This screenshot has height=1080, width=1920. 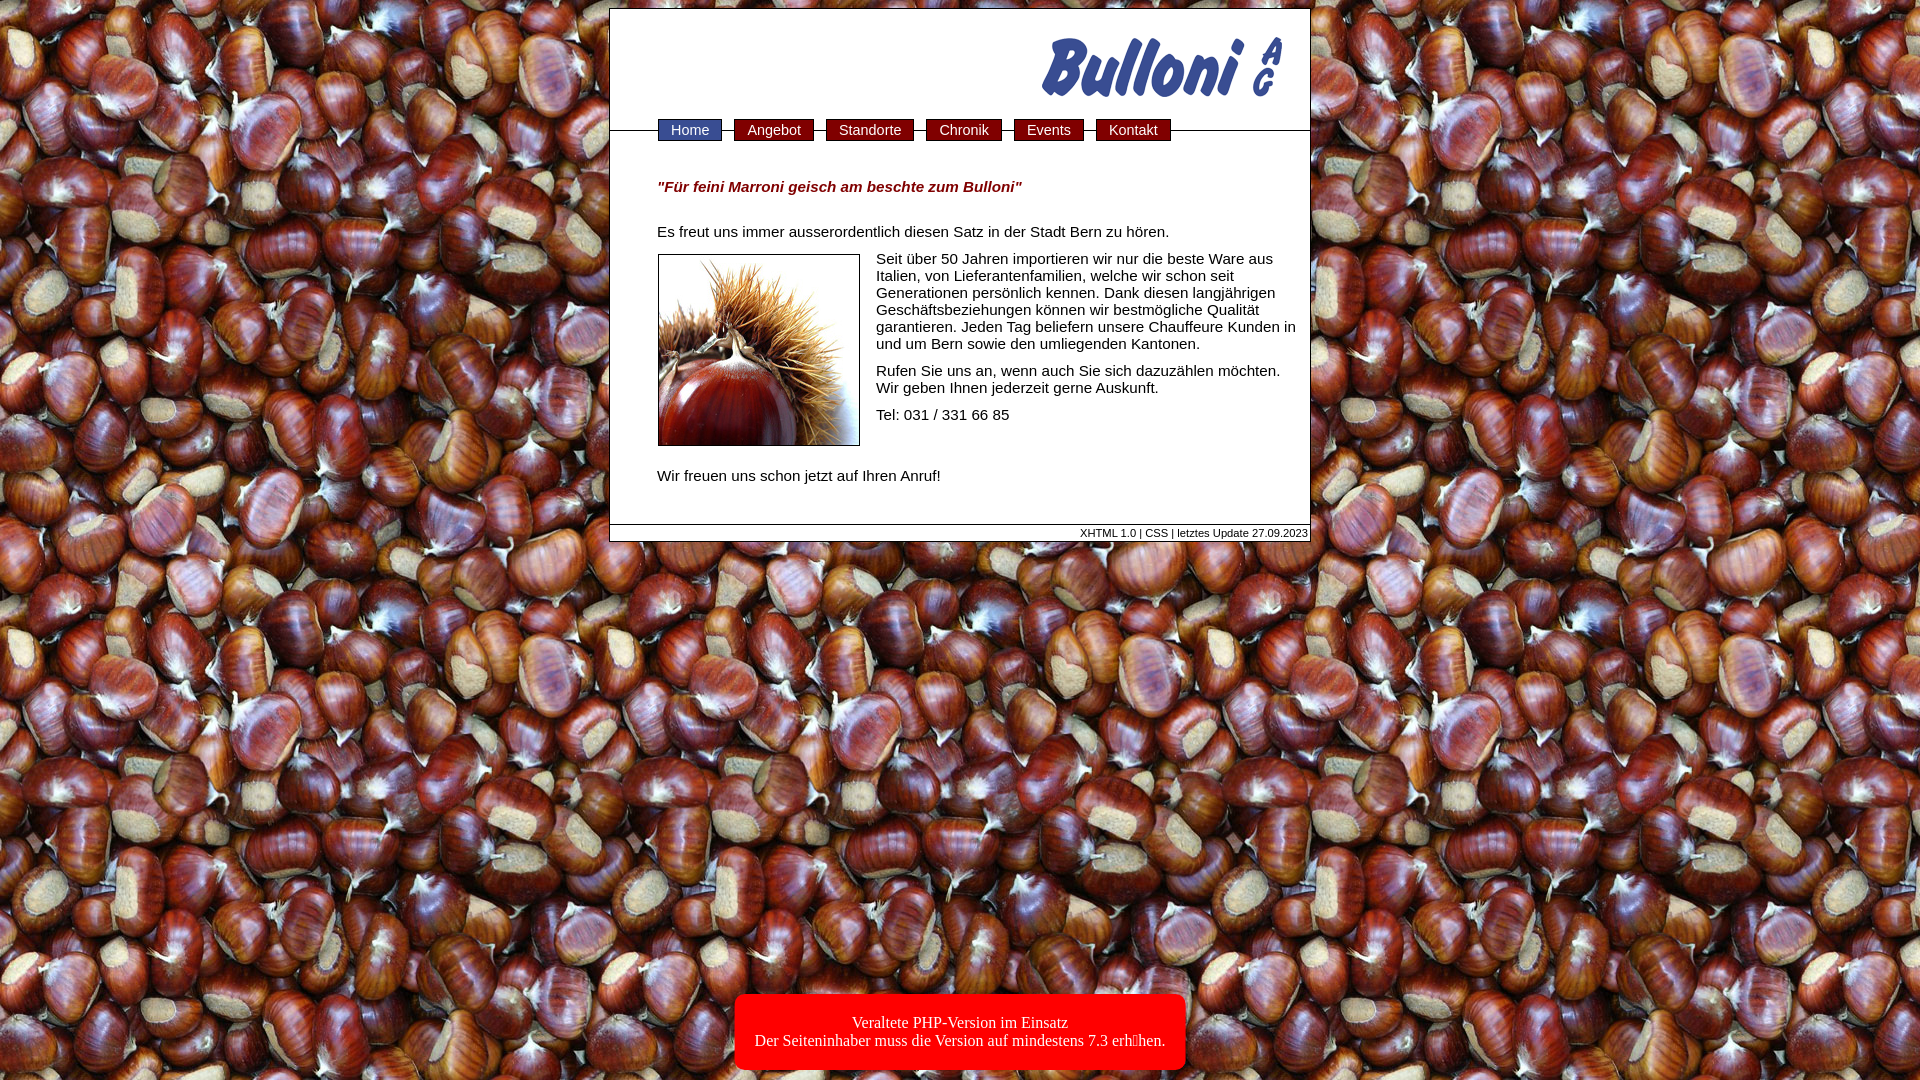 What do you see at coordinates (1133, 130) in the screenshot?
I see `'Kontakt'` at bounding box center [1133, 130].